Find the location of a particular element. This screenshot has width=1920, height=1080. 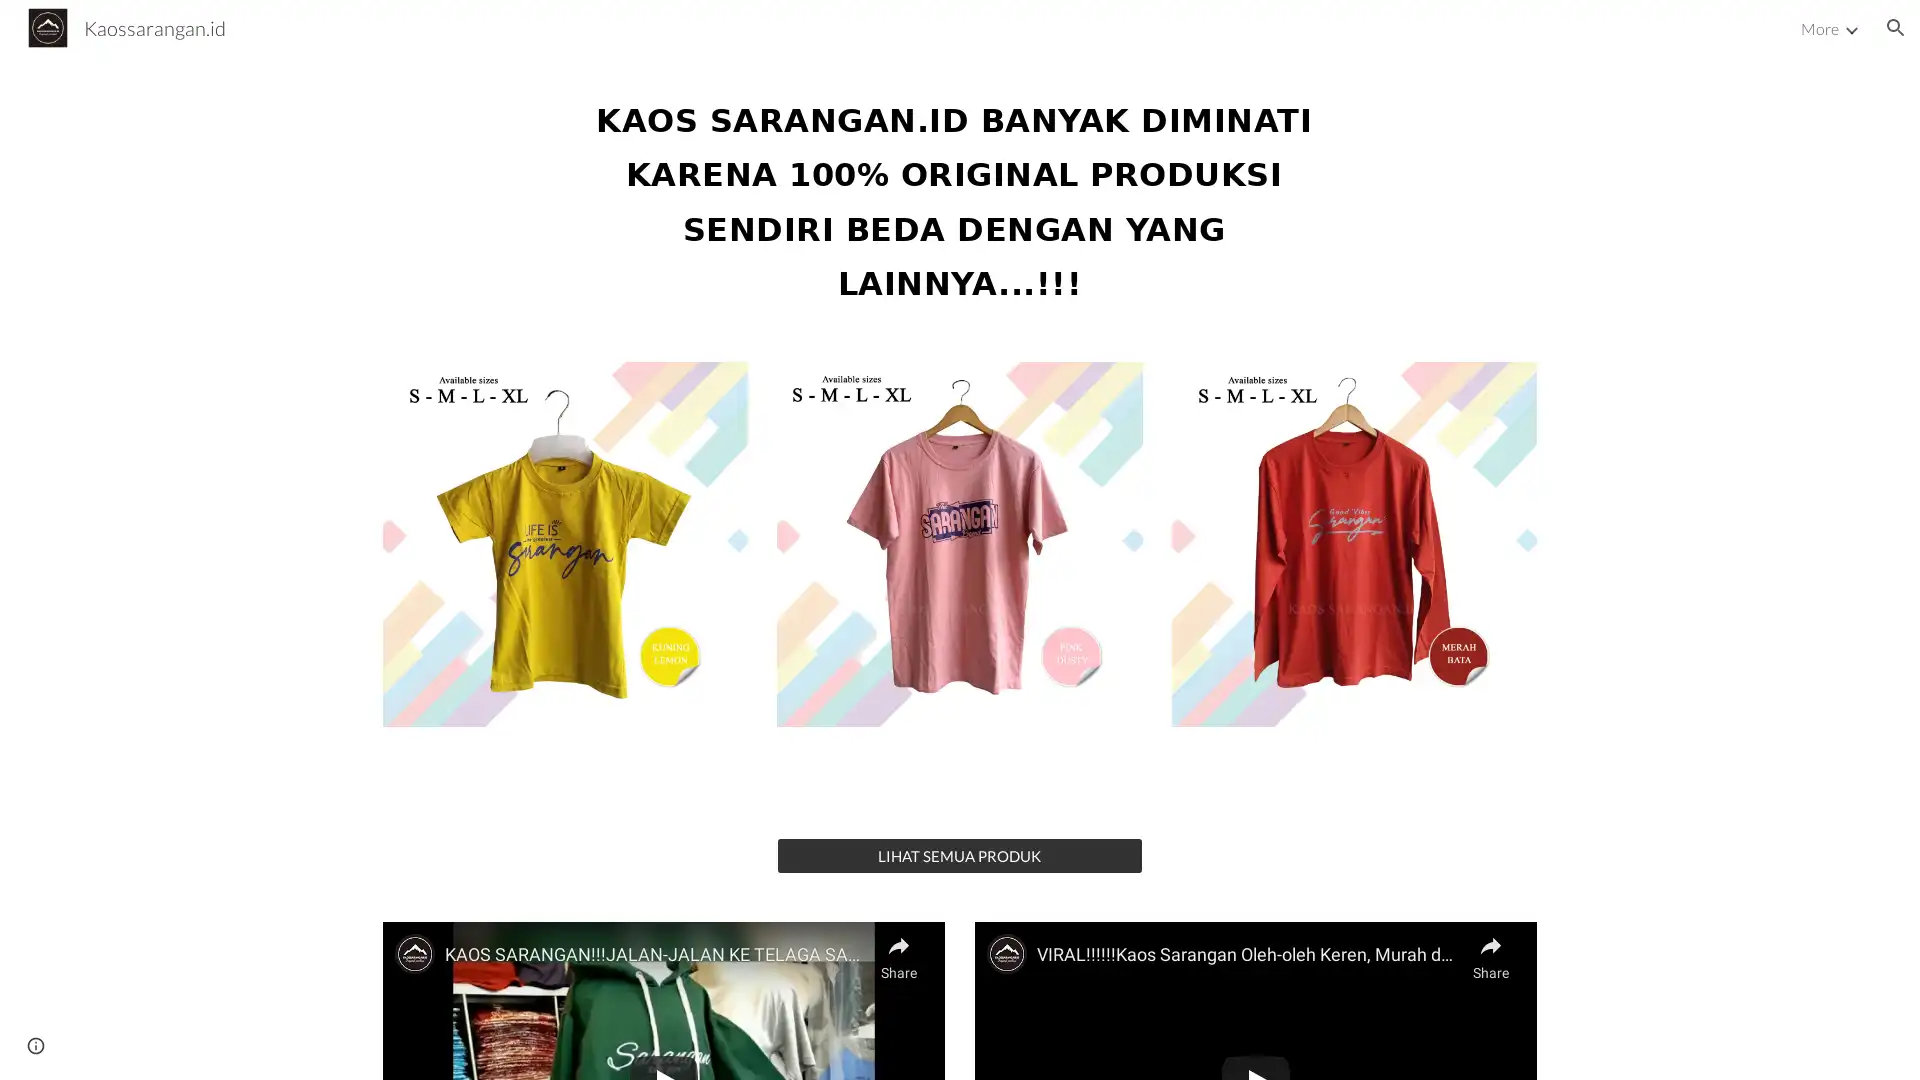

Skip to navigation is located at coordinates (1139, 37).